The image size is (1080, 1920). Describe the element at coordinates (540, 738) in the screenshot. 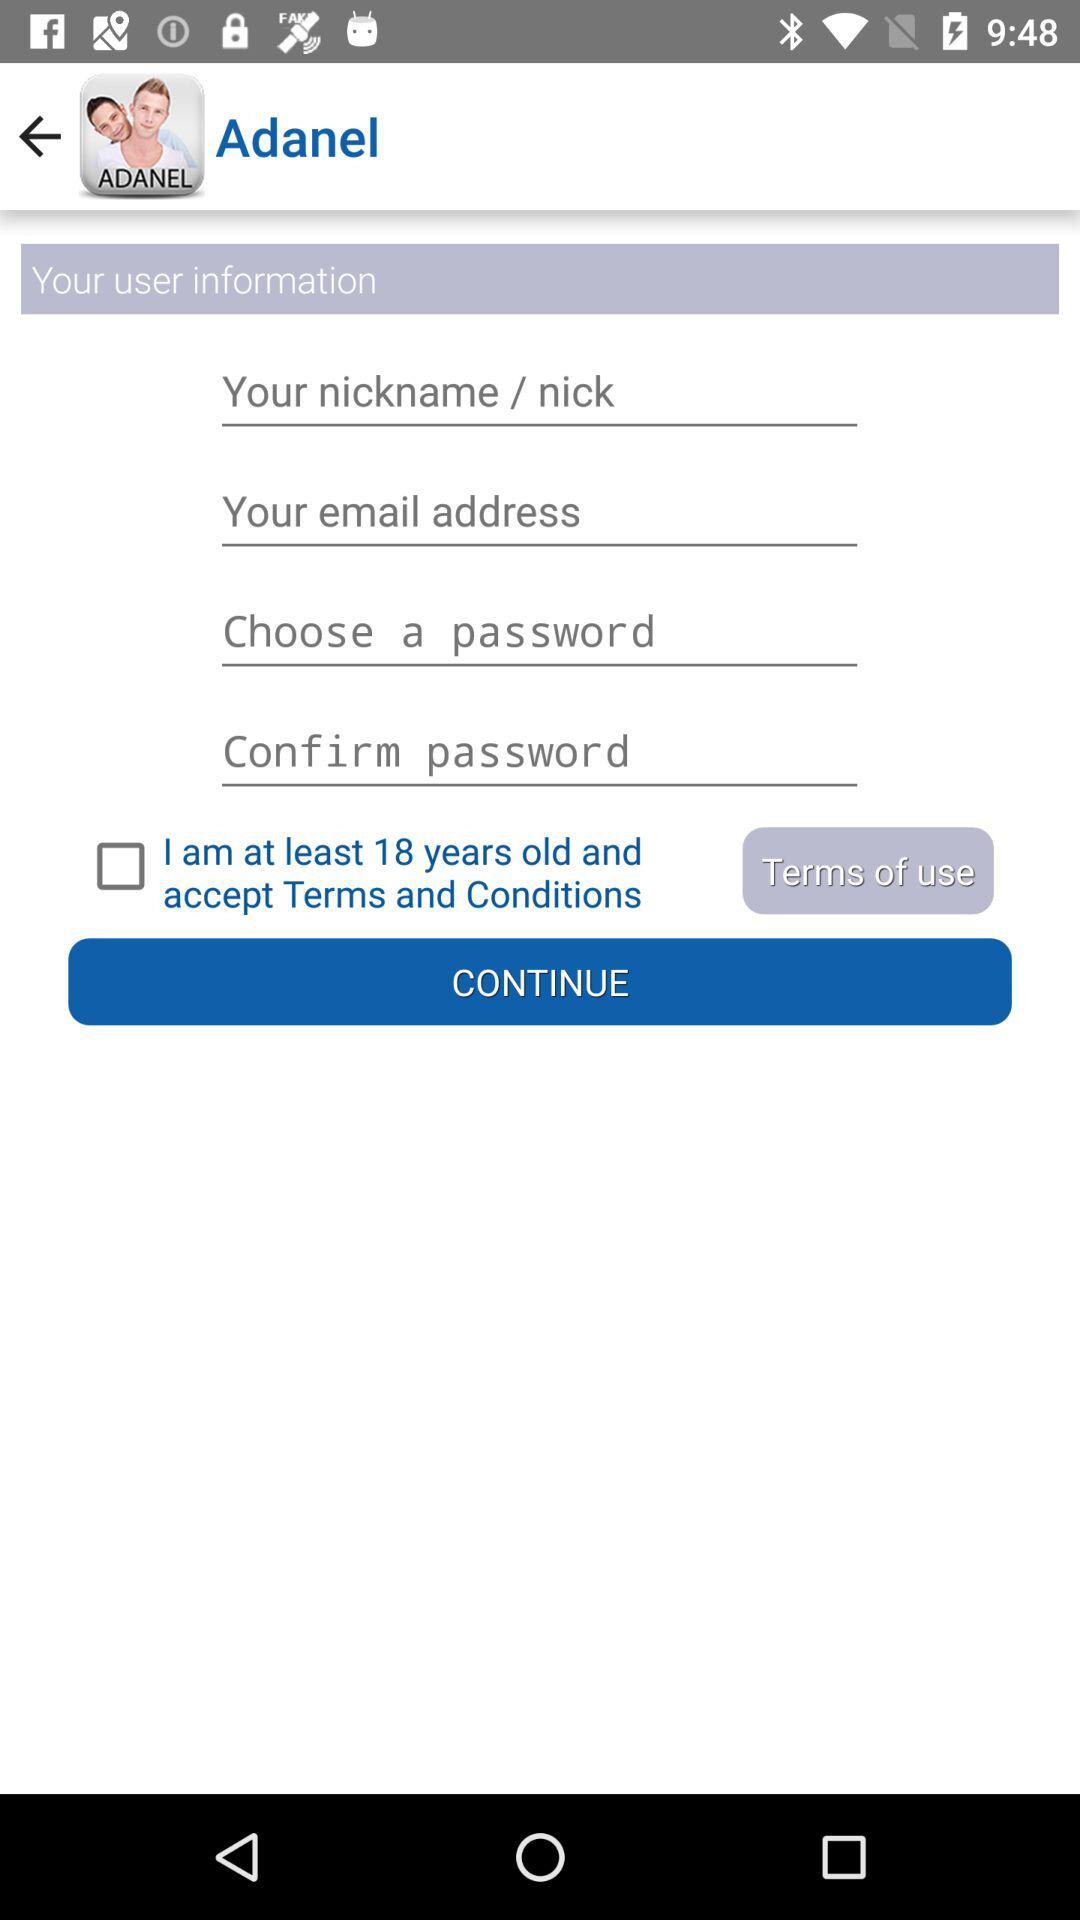

I see `confirm password` at that location.